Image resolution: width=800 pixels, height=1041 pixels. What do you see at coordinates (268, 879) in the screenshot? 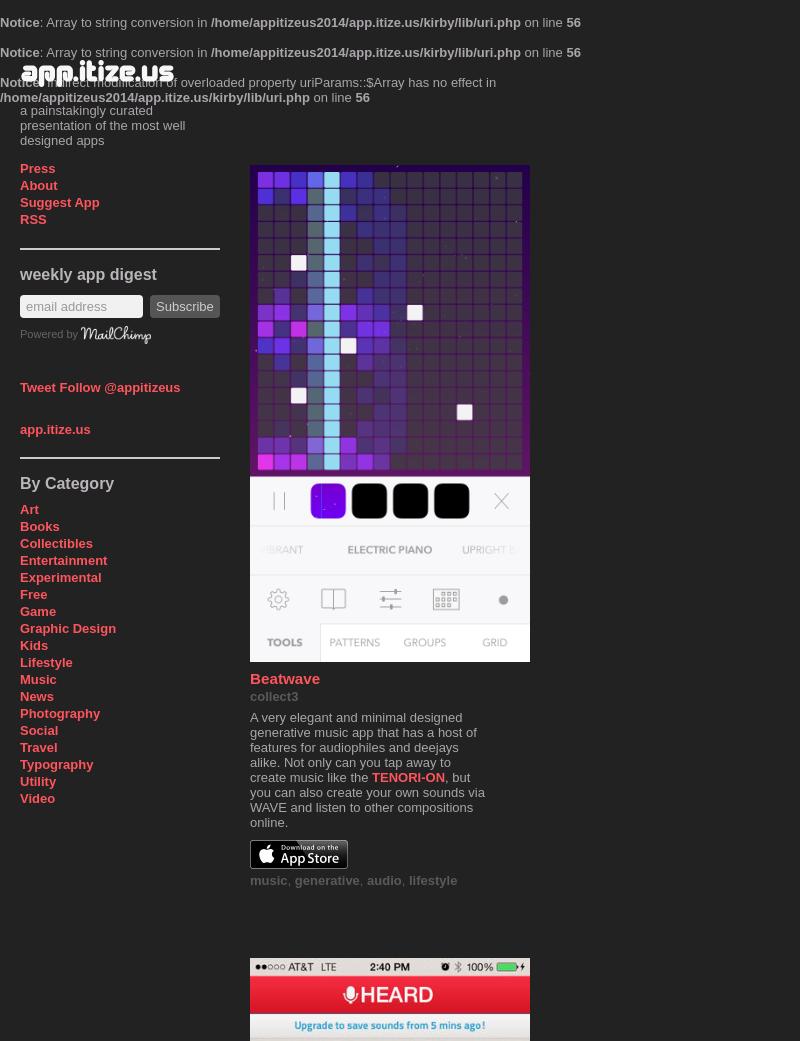
I see `'music'` at bounding box center [268, 879].